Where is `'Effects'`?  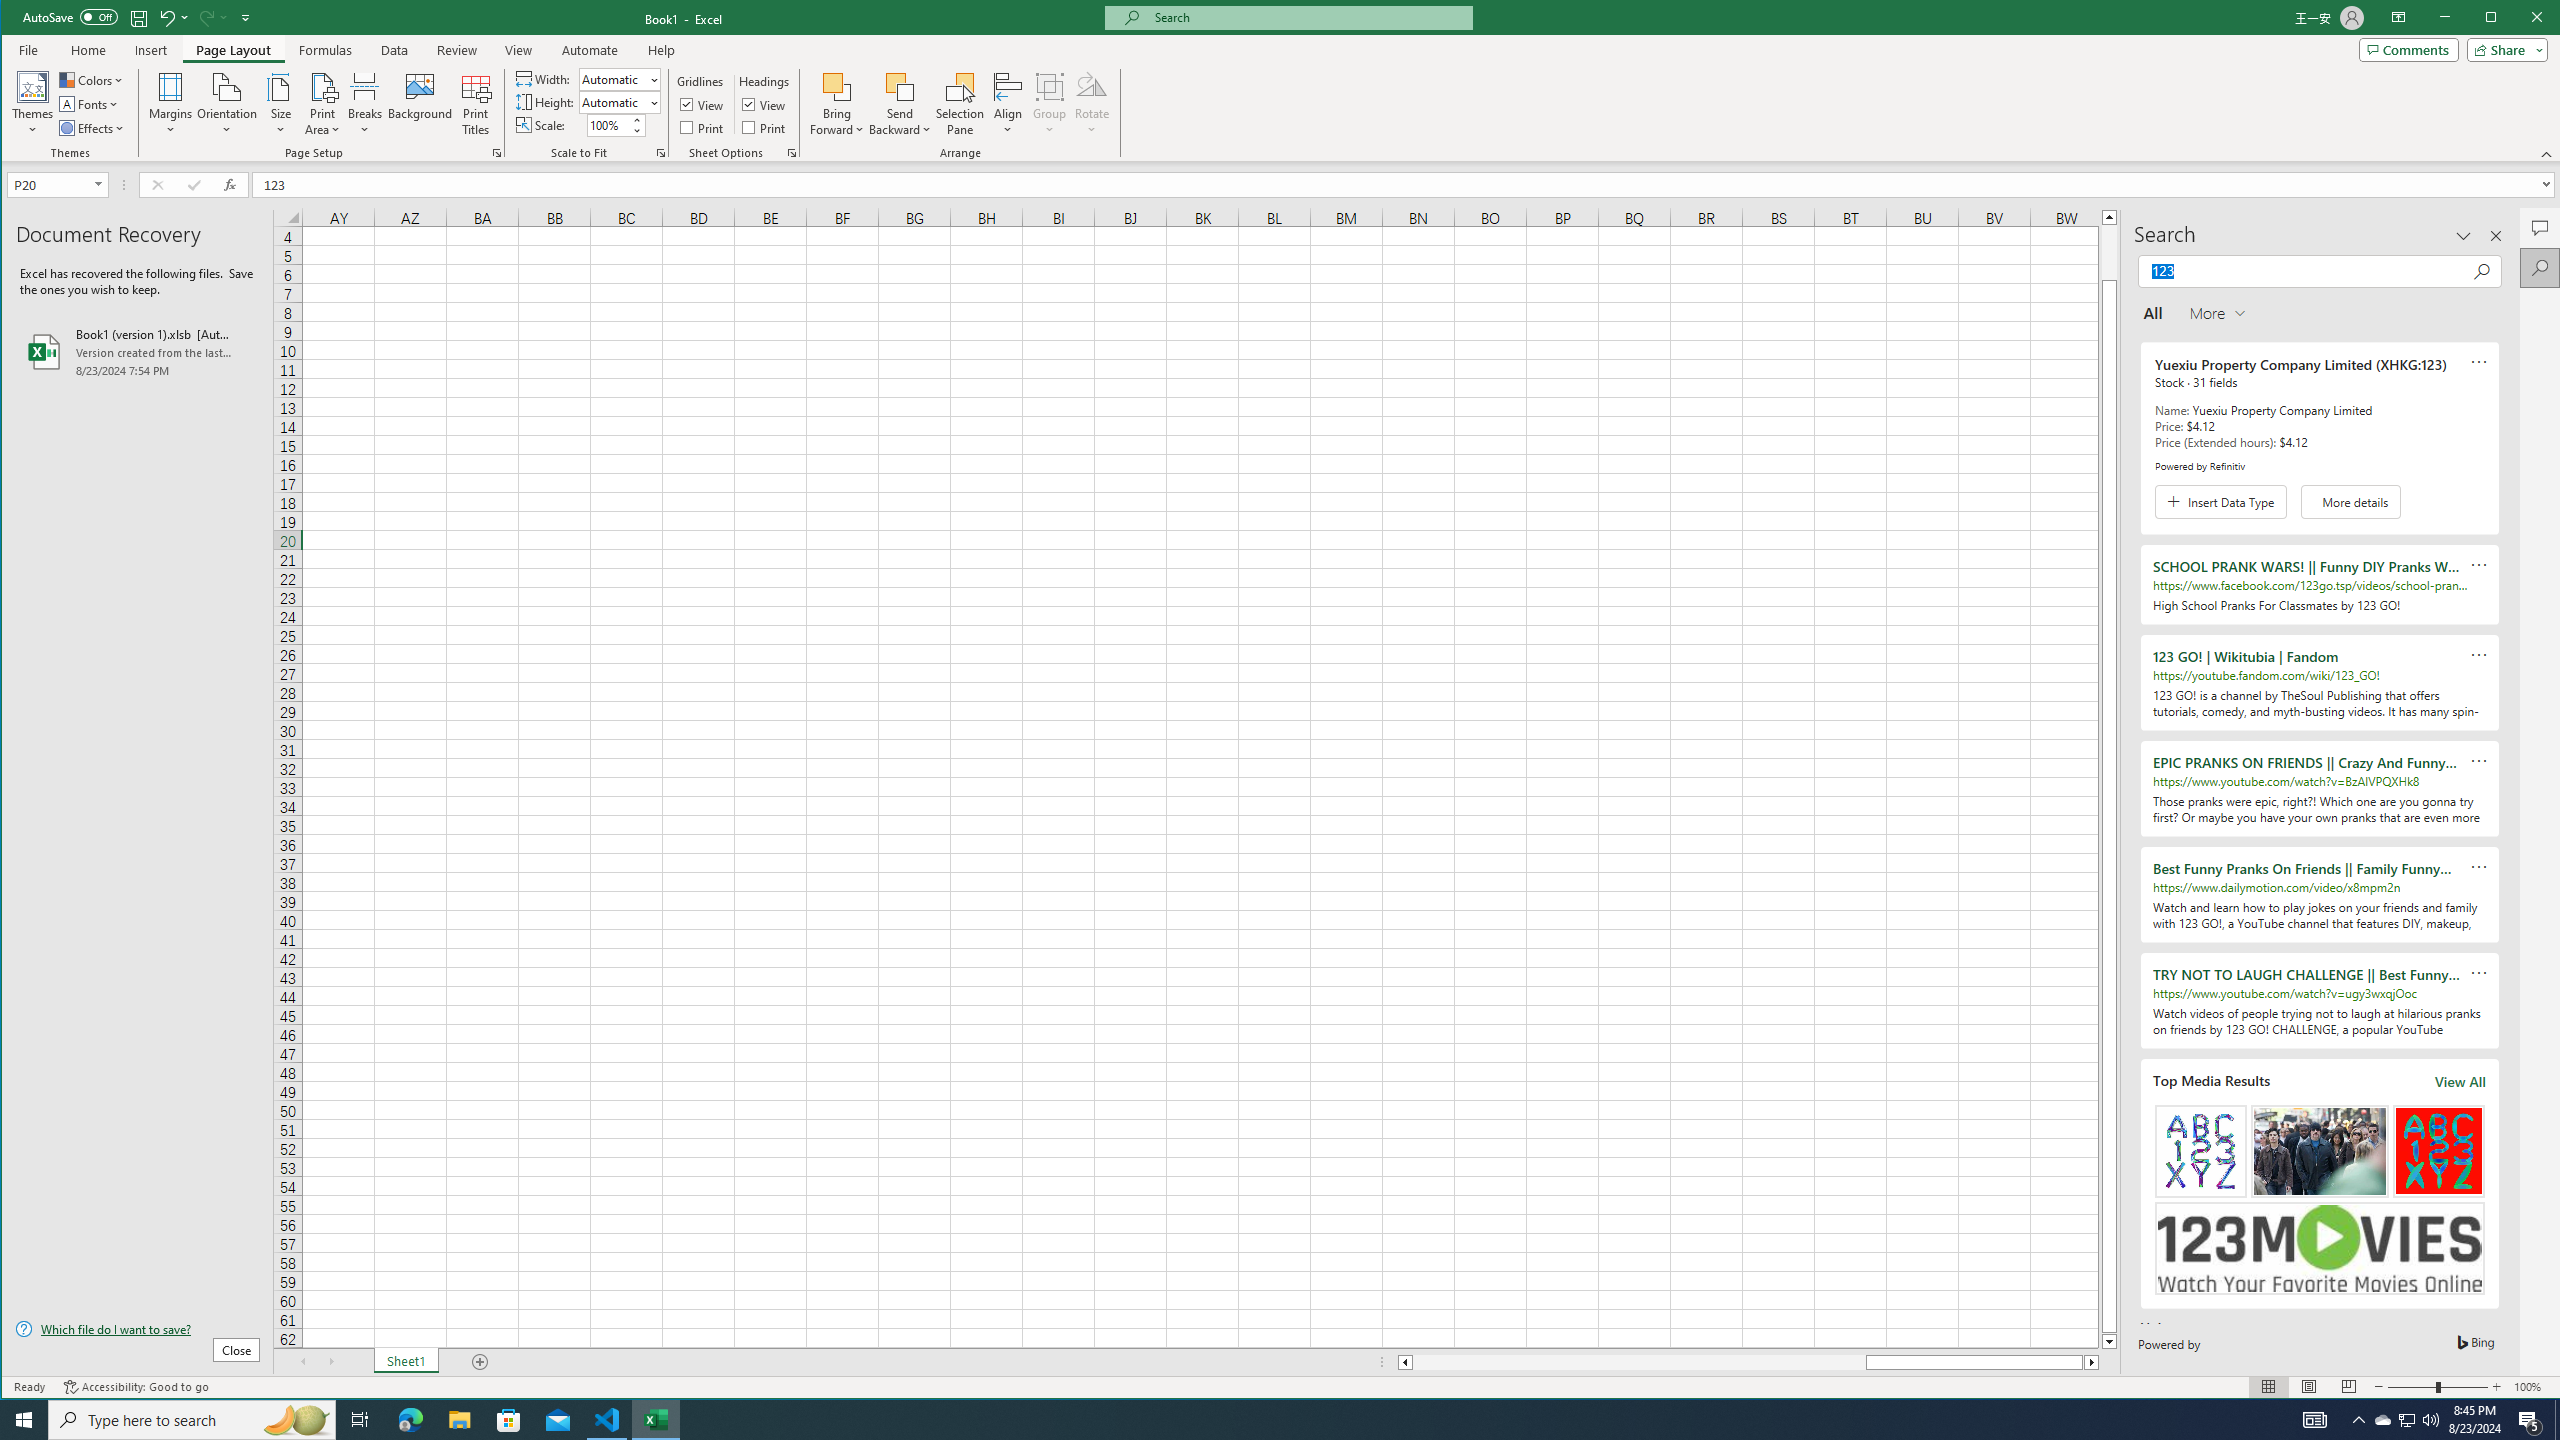
'Effects' is located at coordinates (93, 127).